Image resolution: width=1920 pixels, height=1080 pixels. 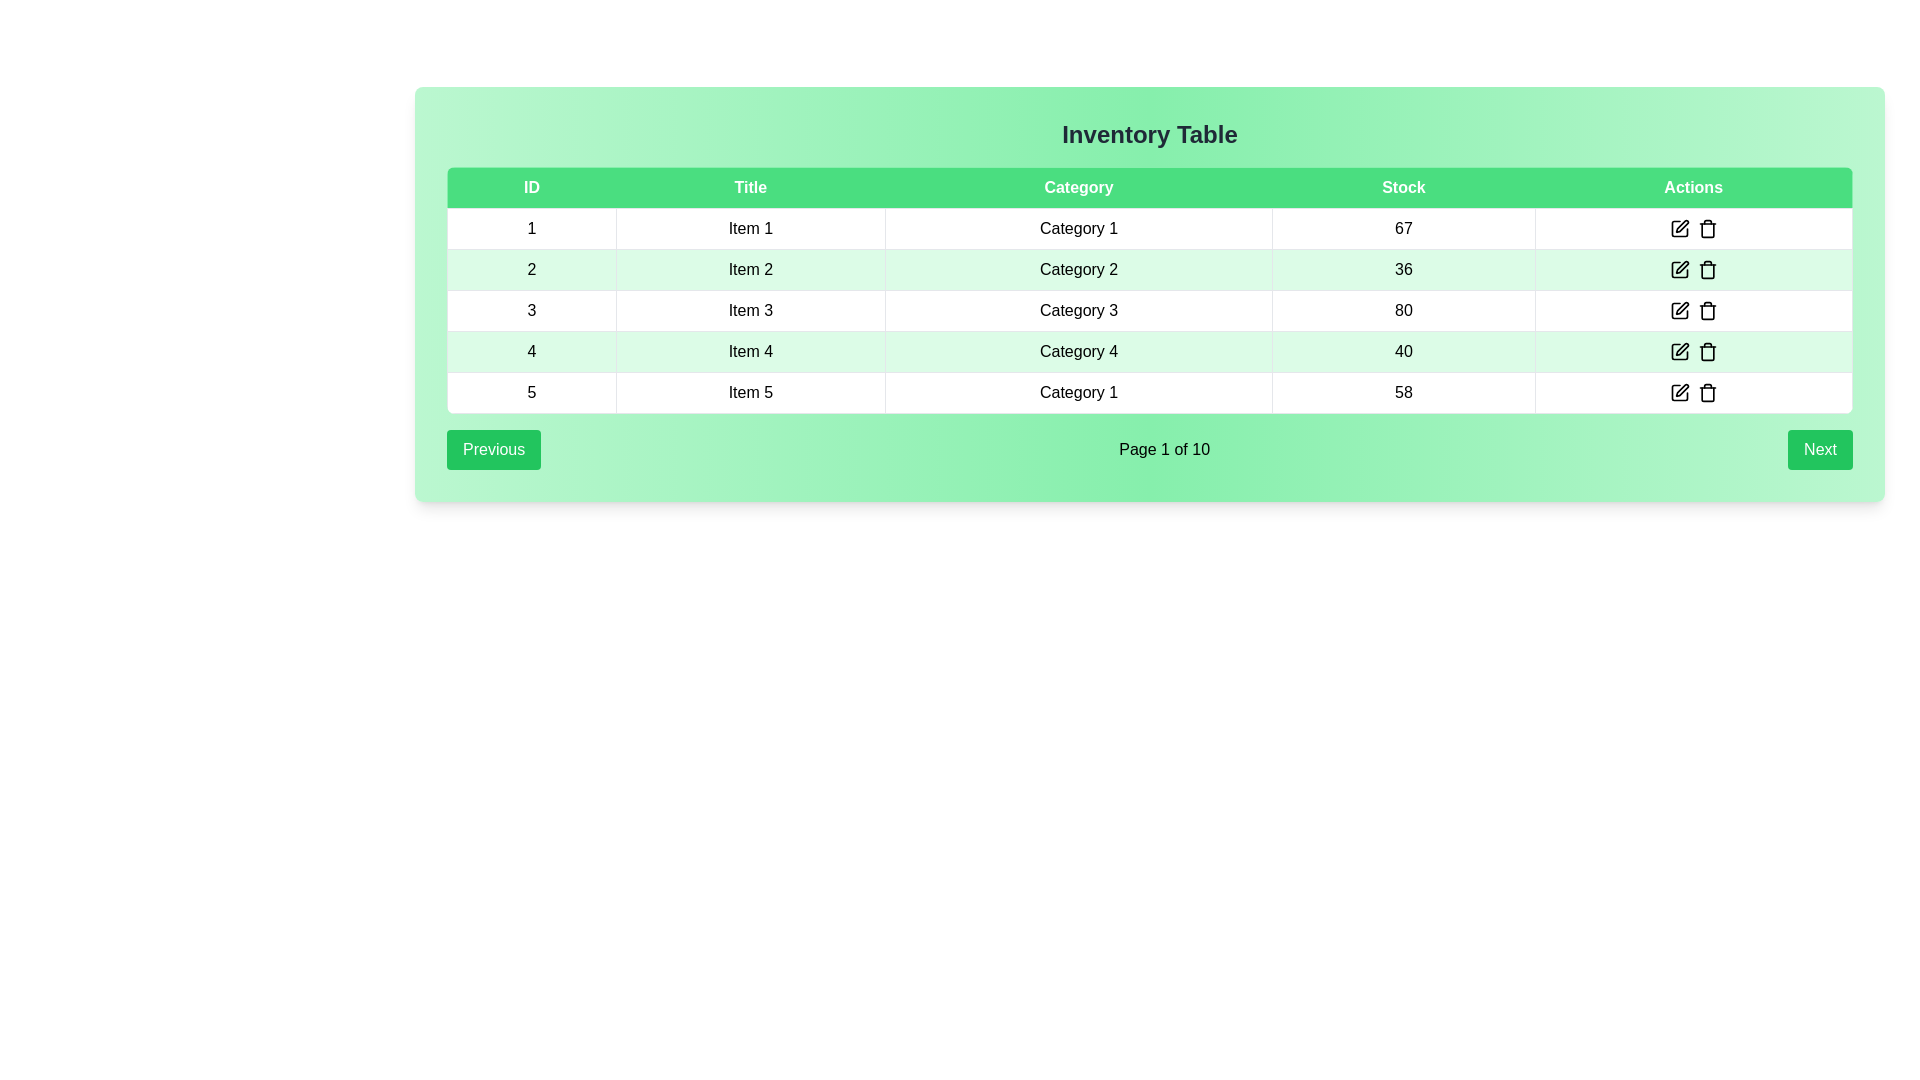 What do you see at coordinates (1693, 350) in the screenshot?
I see `the delete icon (trash can) in the Actions column of the fourth row of the Inventory Table` at bounding box center [1693, 350].